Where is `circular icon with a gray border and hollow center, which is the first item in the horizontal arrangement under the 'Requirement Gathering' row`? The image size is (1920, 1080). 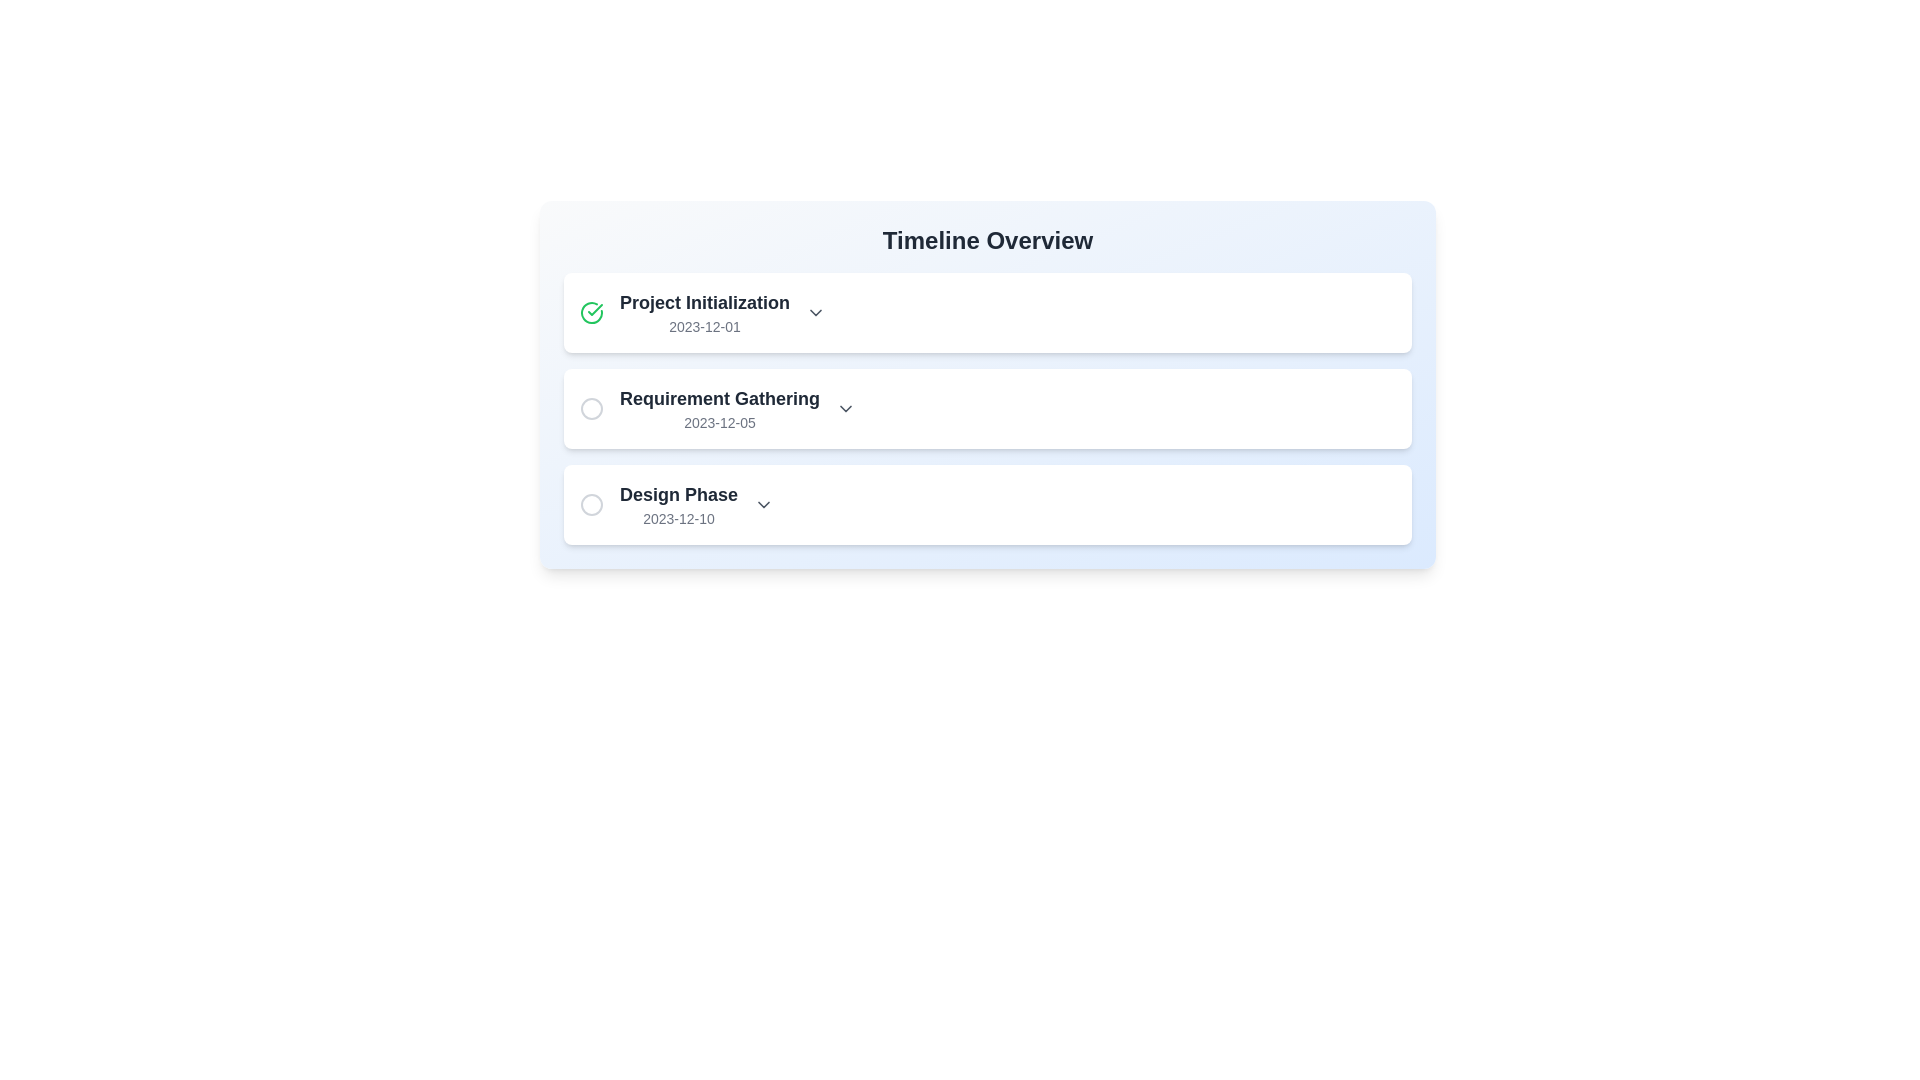 circular icon with a gray border and hollow center, which is the first item in the horizontal arrangement under the 'Requirement Gathering' row is located at coordinates (590, 407).